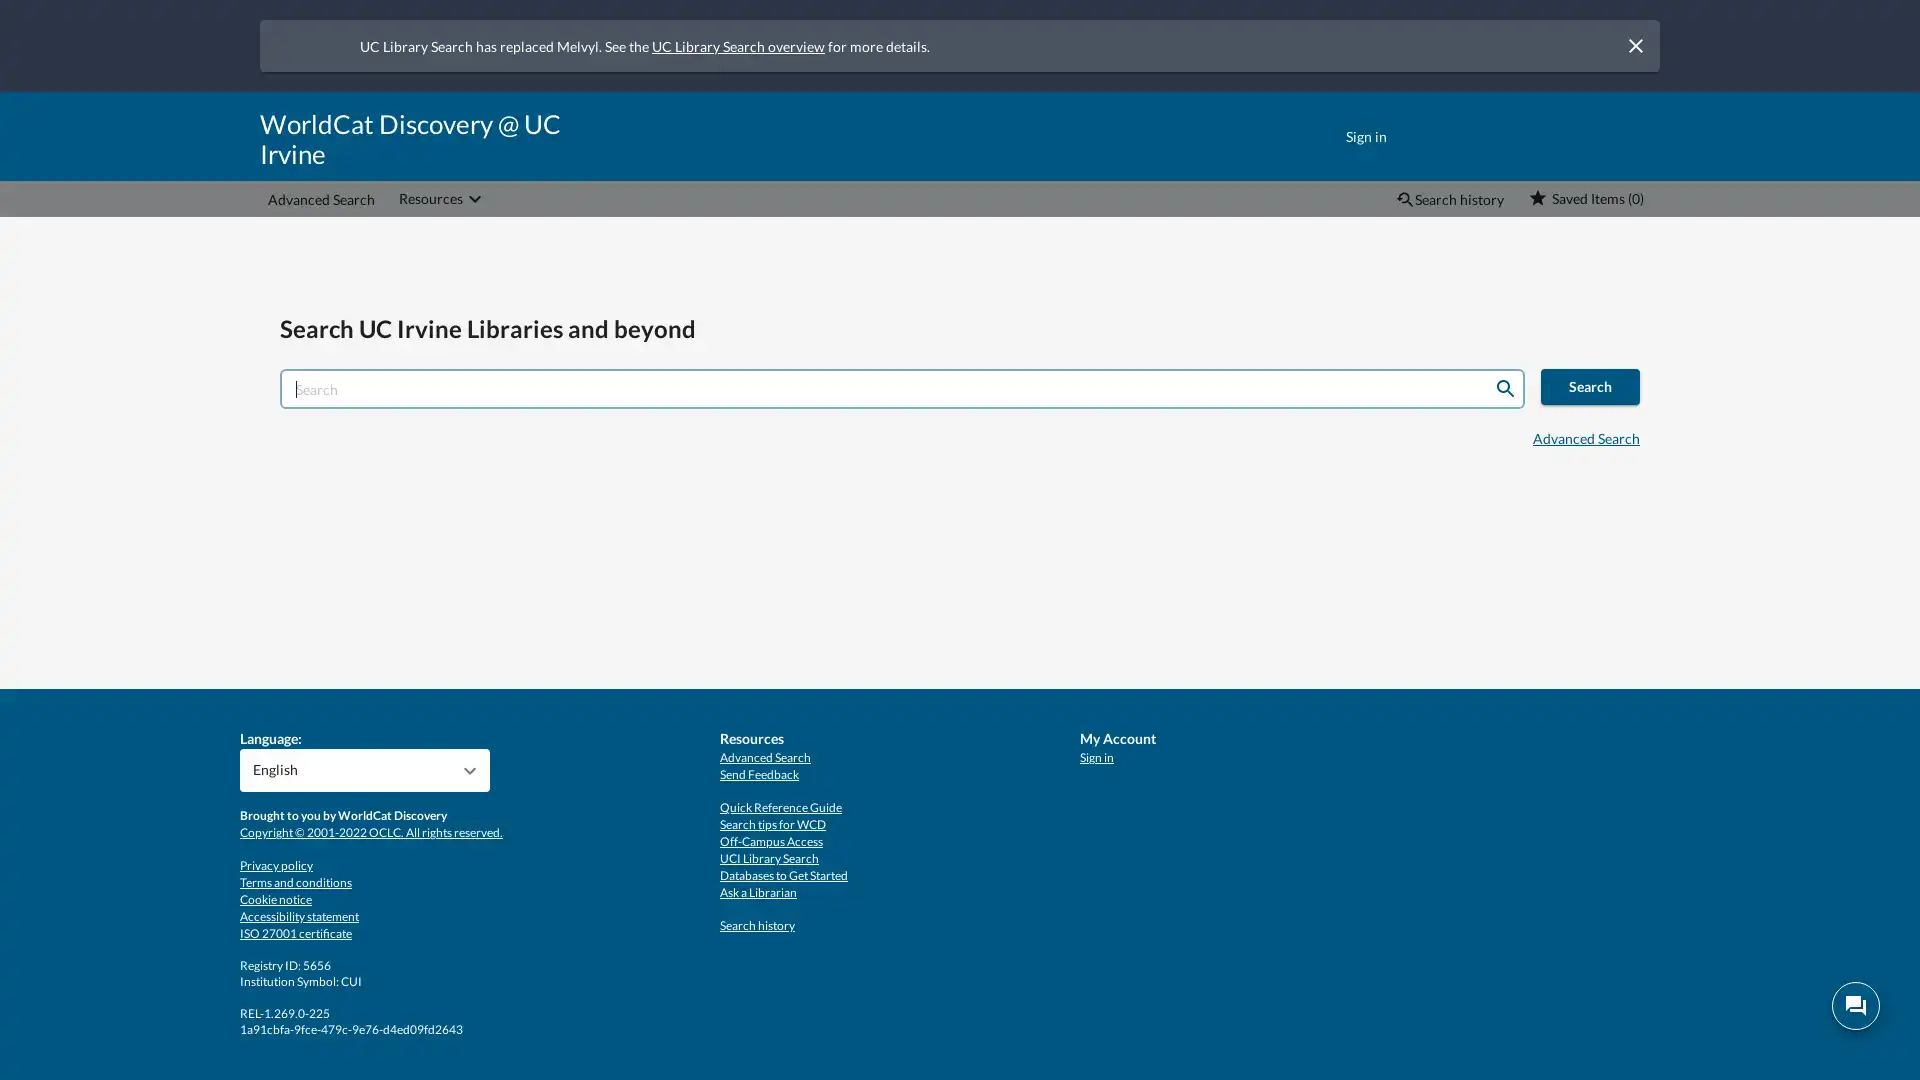 The image size is (1920, 1080). Describe the element at coordinates (1505, 389) in the screenshot. I see `Search` at that location.